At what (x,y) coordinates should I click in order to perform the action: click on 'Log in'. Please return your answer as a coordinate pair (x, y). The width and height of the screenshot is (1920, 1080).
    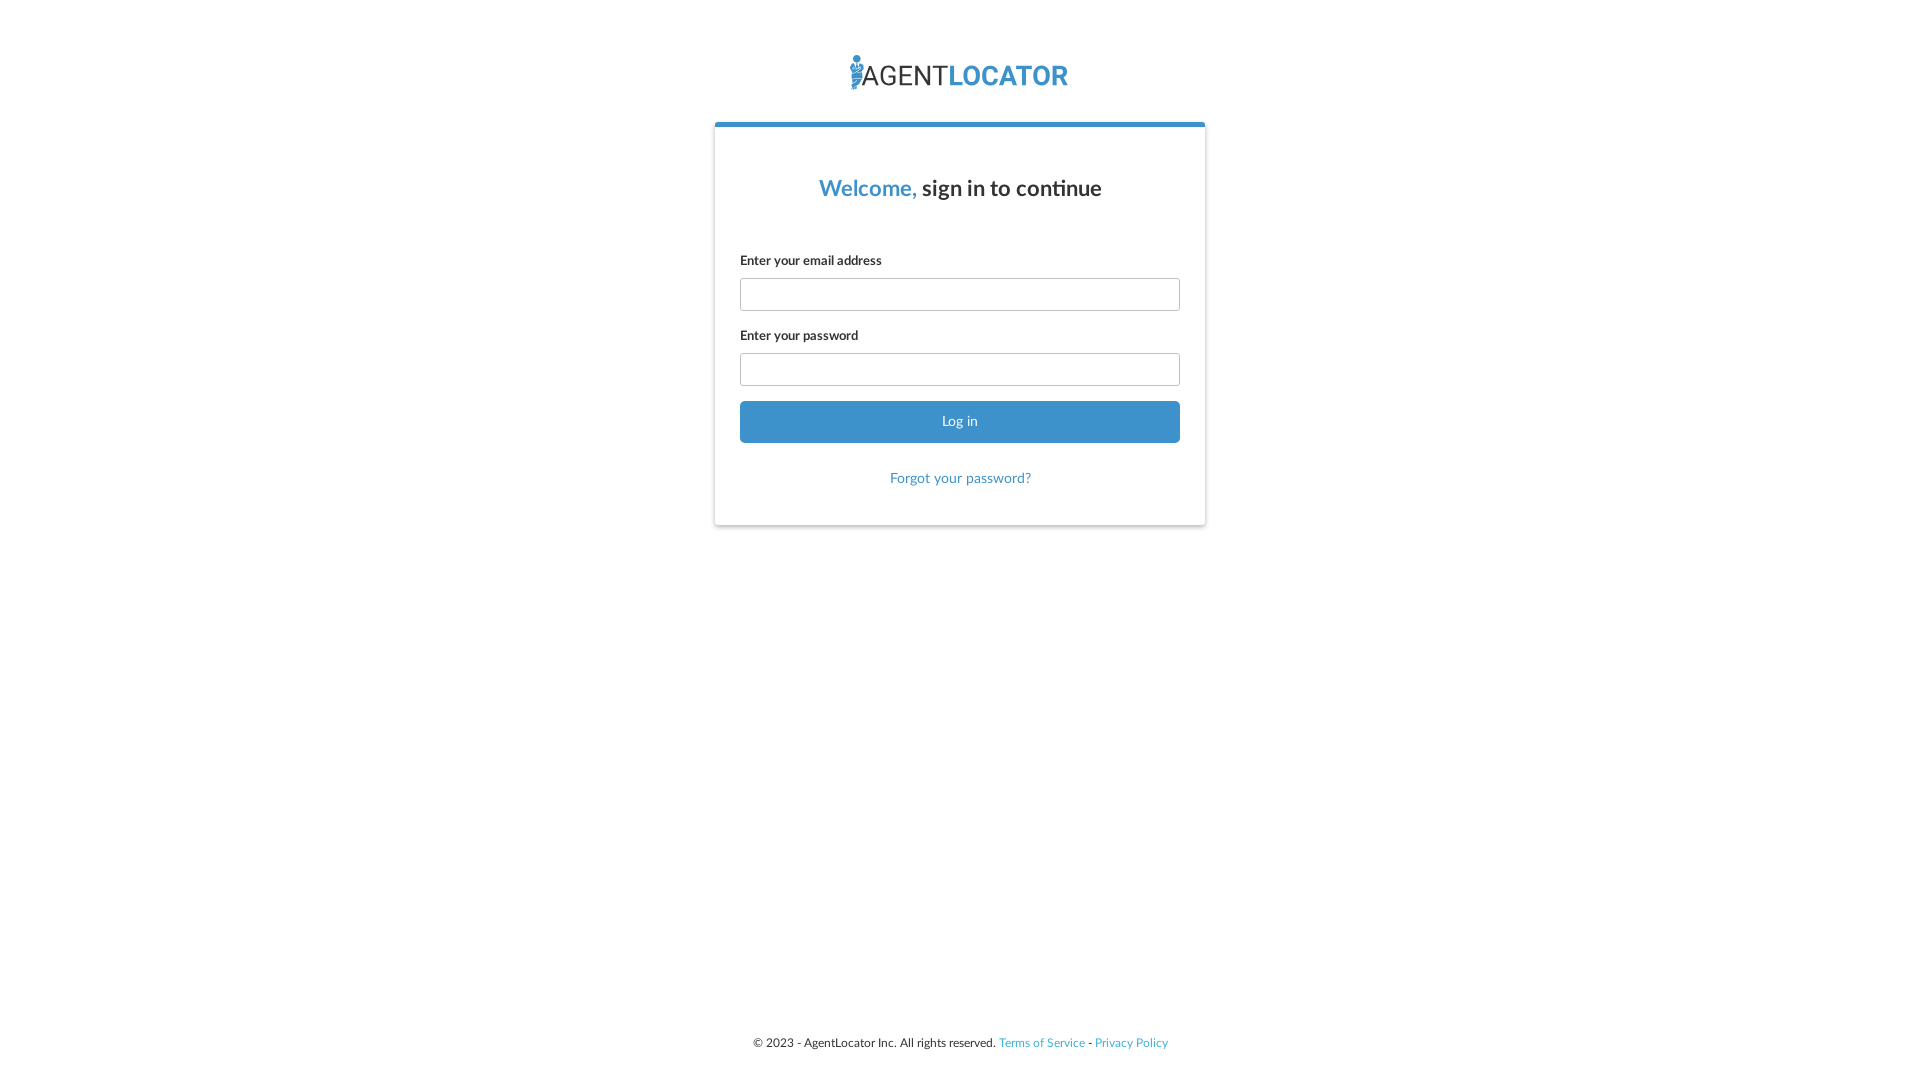
    Looking at the image, I should click on (960, 420).